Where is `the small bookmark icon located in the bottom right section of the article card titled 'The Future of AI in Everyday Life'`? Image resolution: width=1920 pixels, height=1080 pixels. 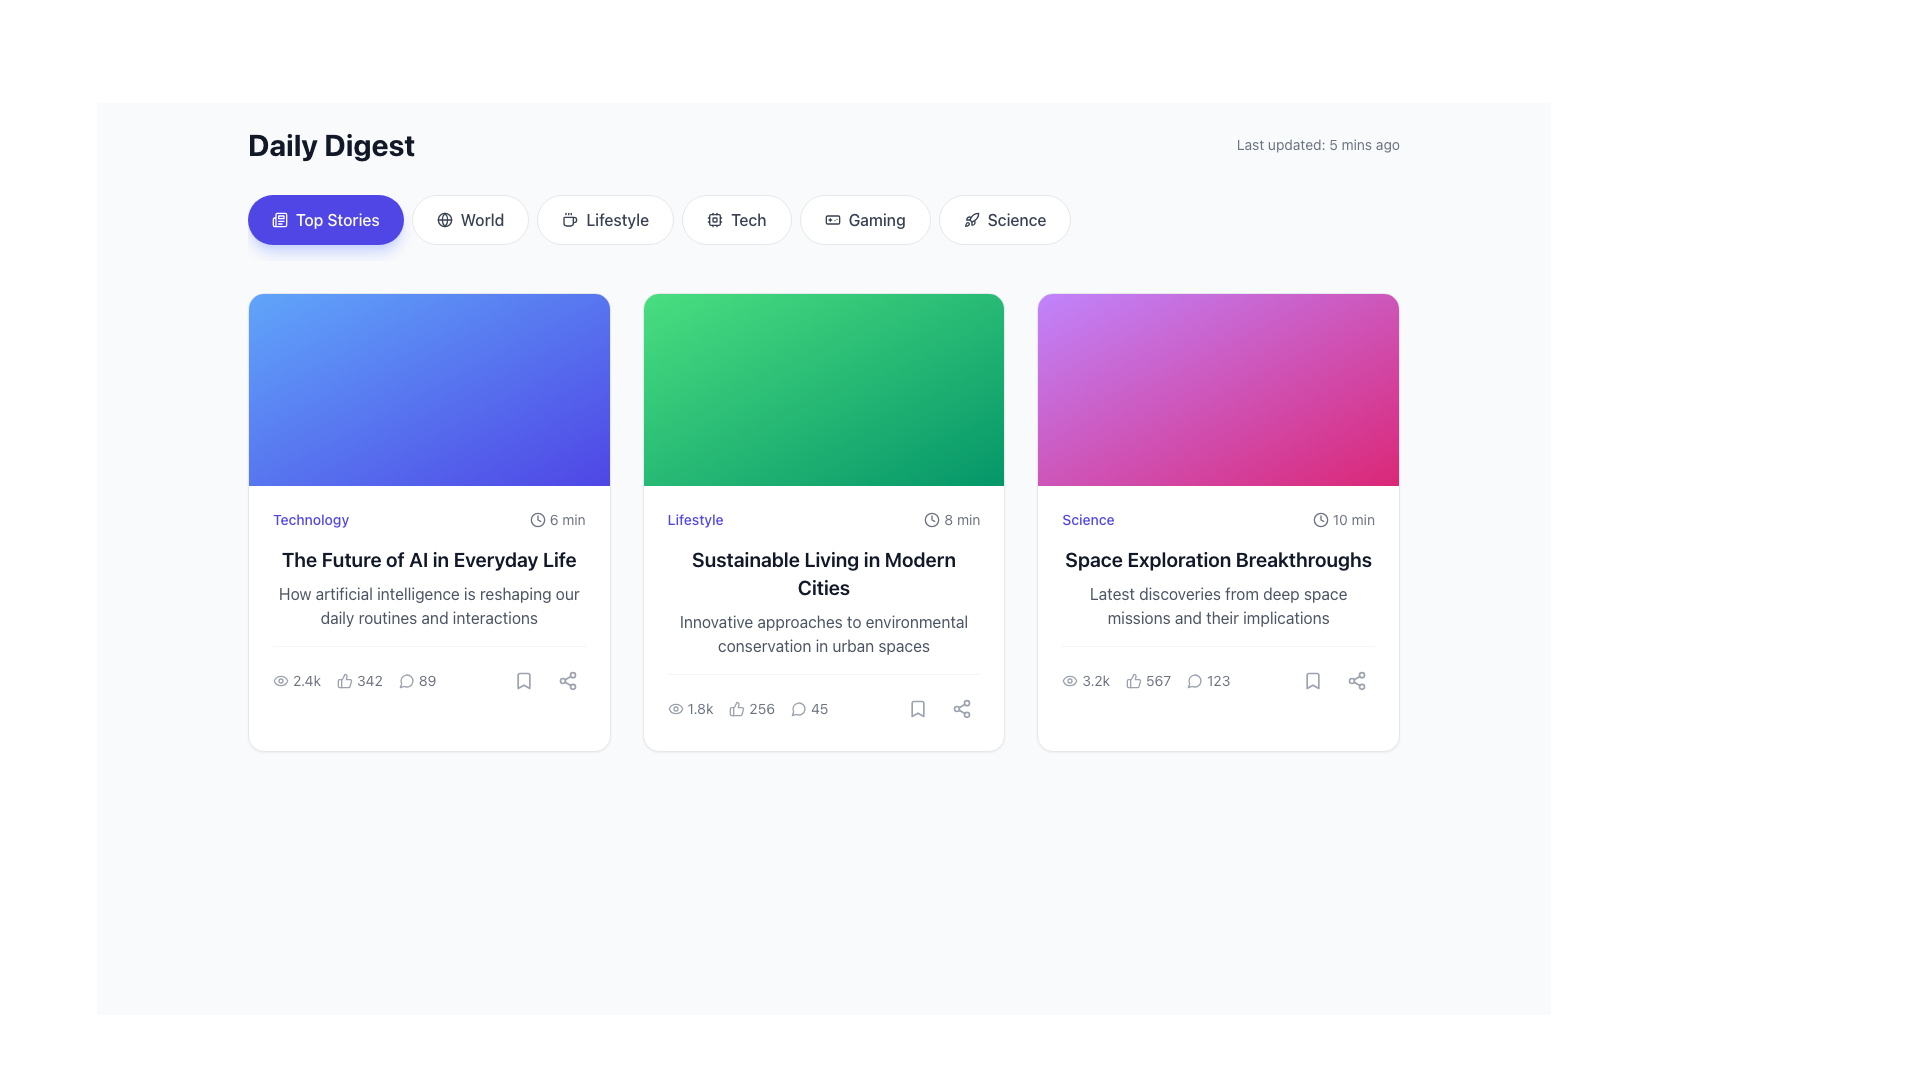
the small bookmark icon located in the bottom right section of the article card titled 'The Future of AI in Everyday Life' is located at coordinates (523, 680).